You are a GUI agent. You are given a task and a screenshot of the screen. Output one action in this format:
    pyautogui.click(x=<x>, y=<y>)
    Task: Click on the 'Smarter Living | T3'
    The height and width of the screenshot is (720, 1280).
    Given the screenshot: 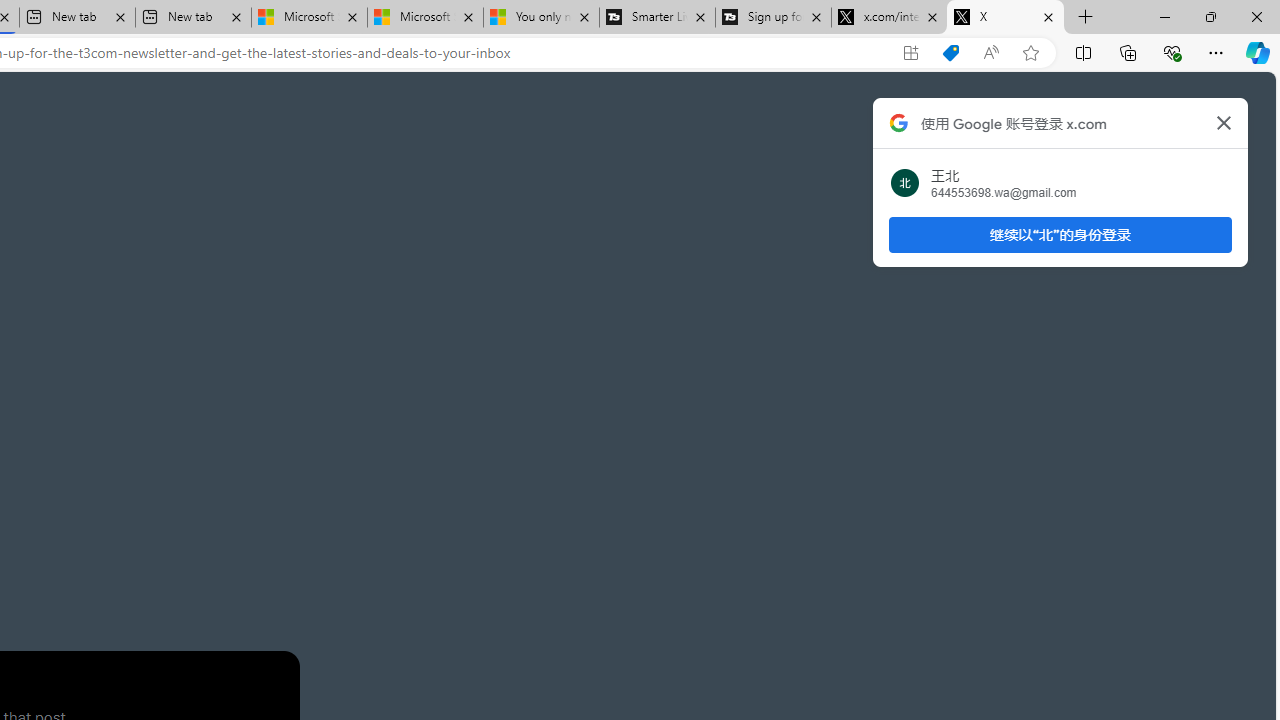 What is the action you would take?
    pyautogui.click(x=657, y=17)
    